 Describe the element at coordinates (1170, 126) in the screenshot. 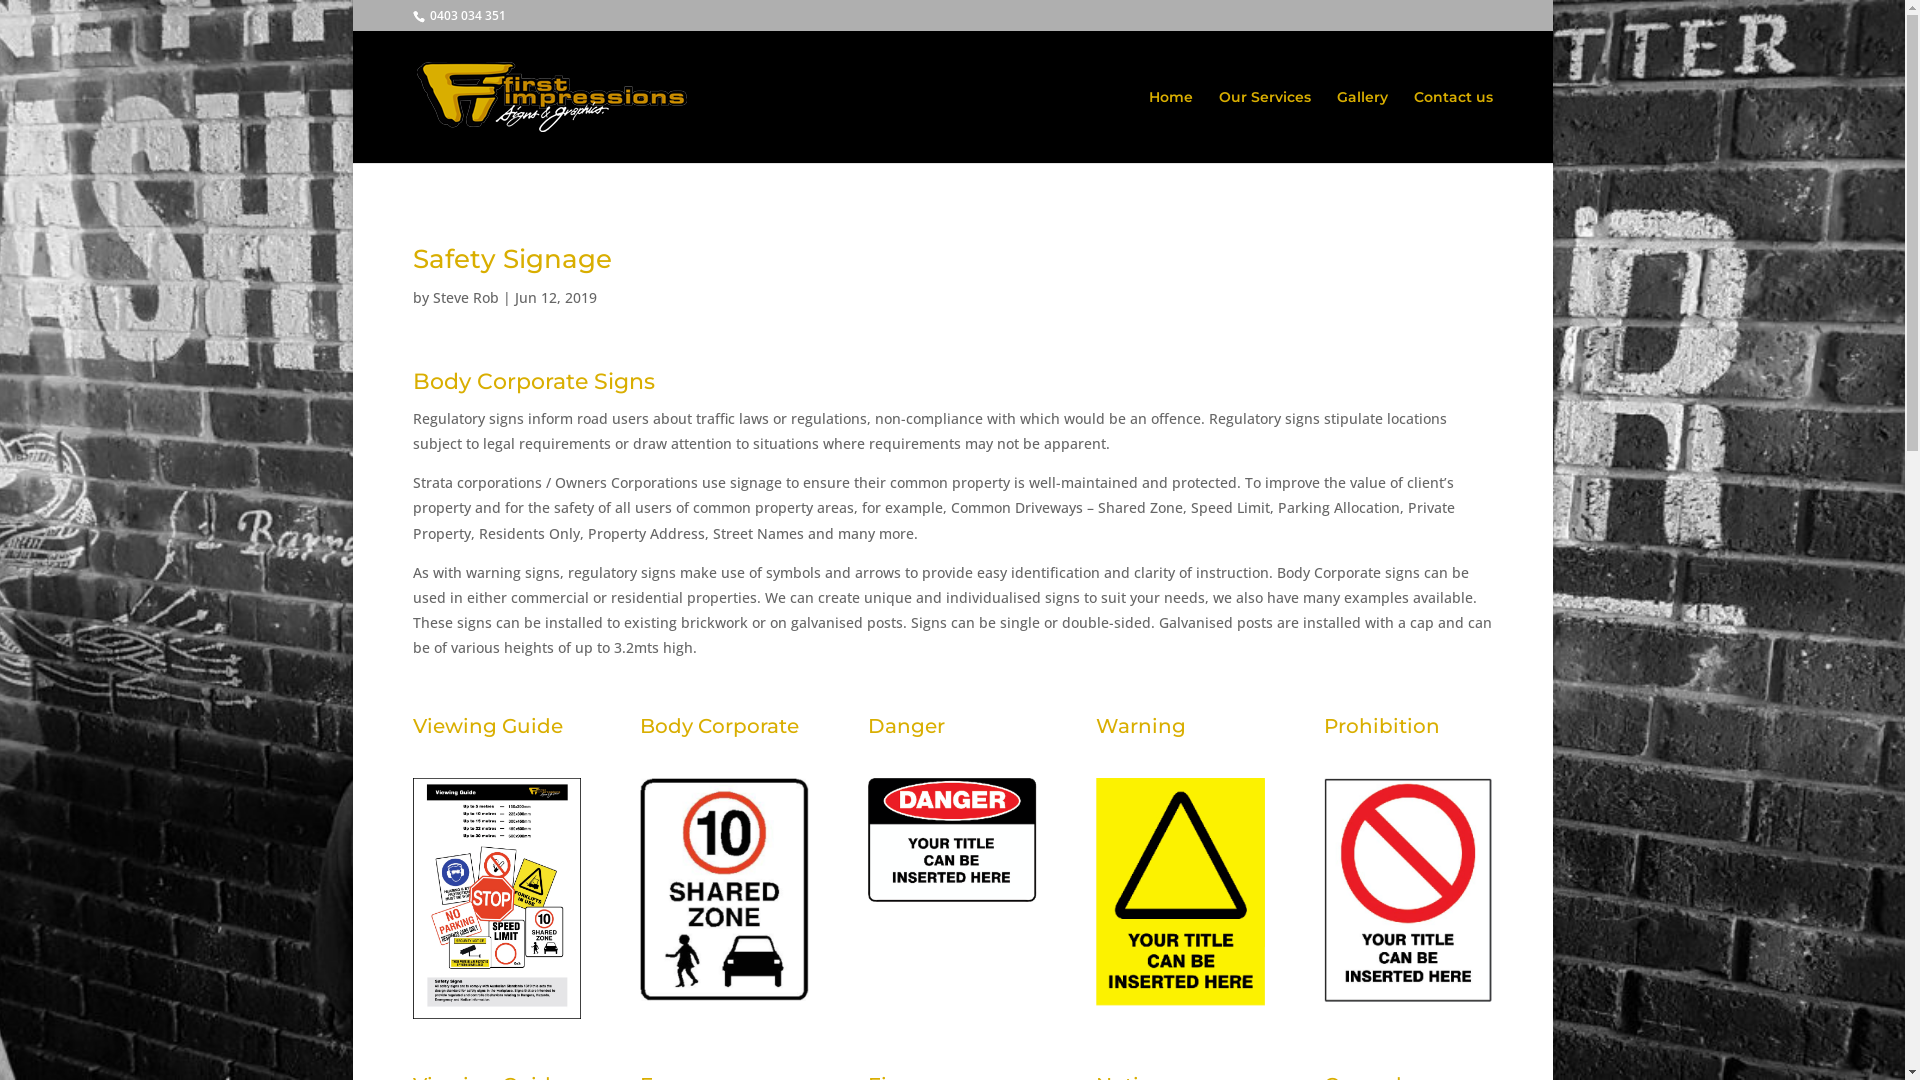

I see `'Home'` at that location.